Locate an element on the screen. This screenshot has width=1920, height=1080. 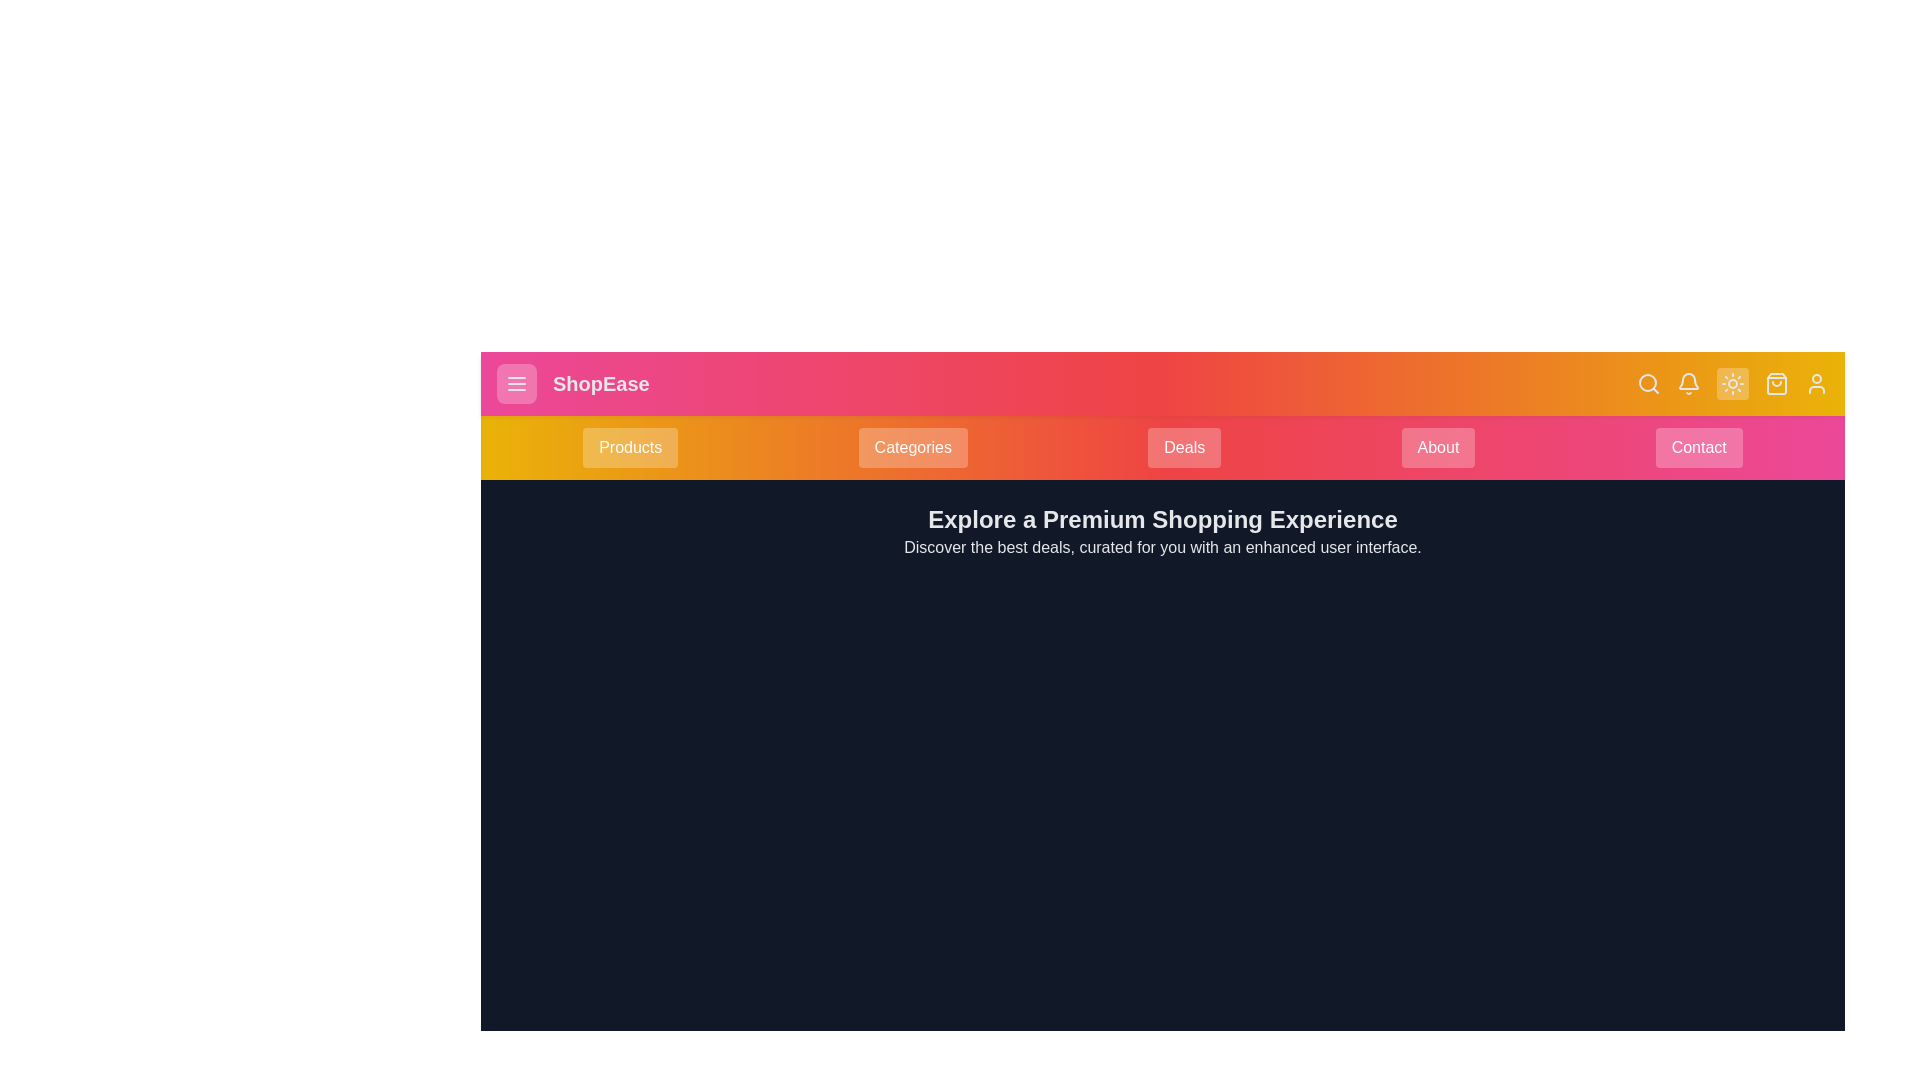
the Categories button in the navigation bar to navigate to the respective section is located at coordinates (911, 446).